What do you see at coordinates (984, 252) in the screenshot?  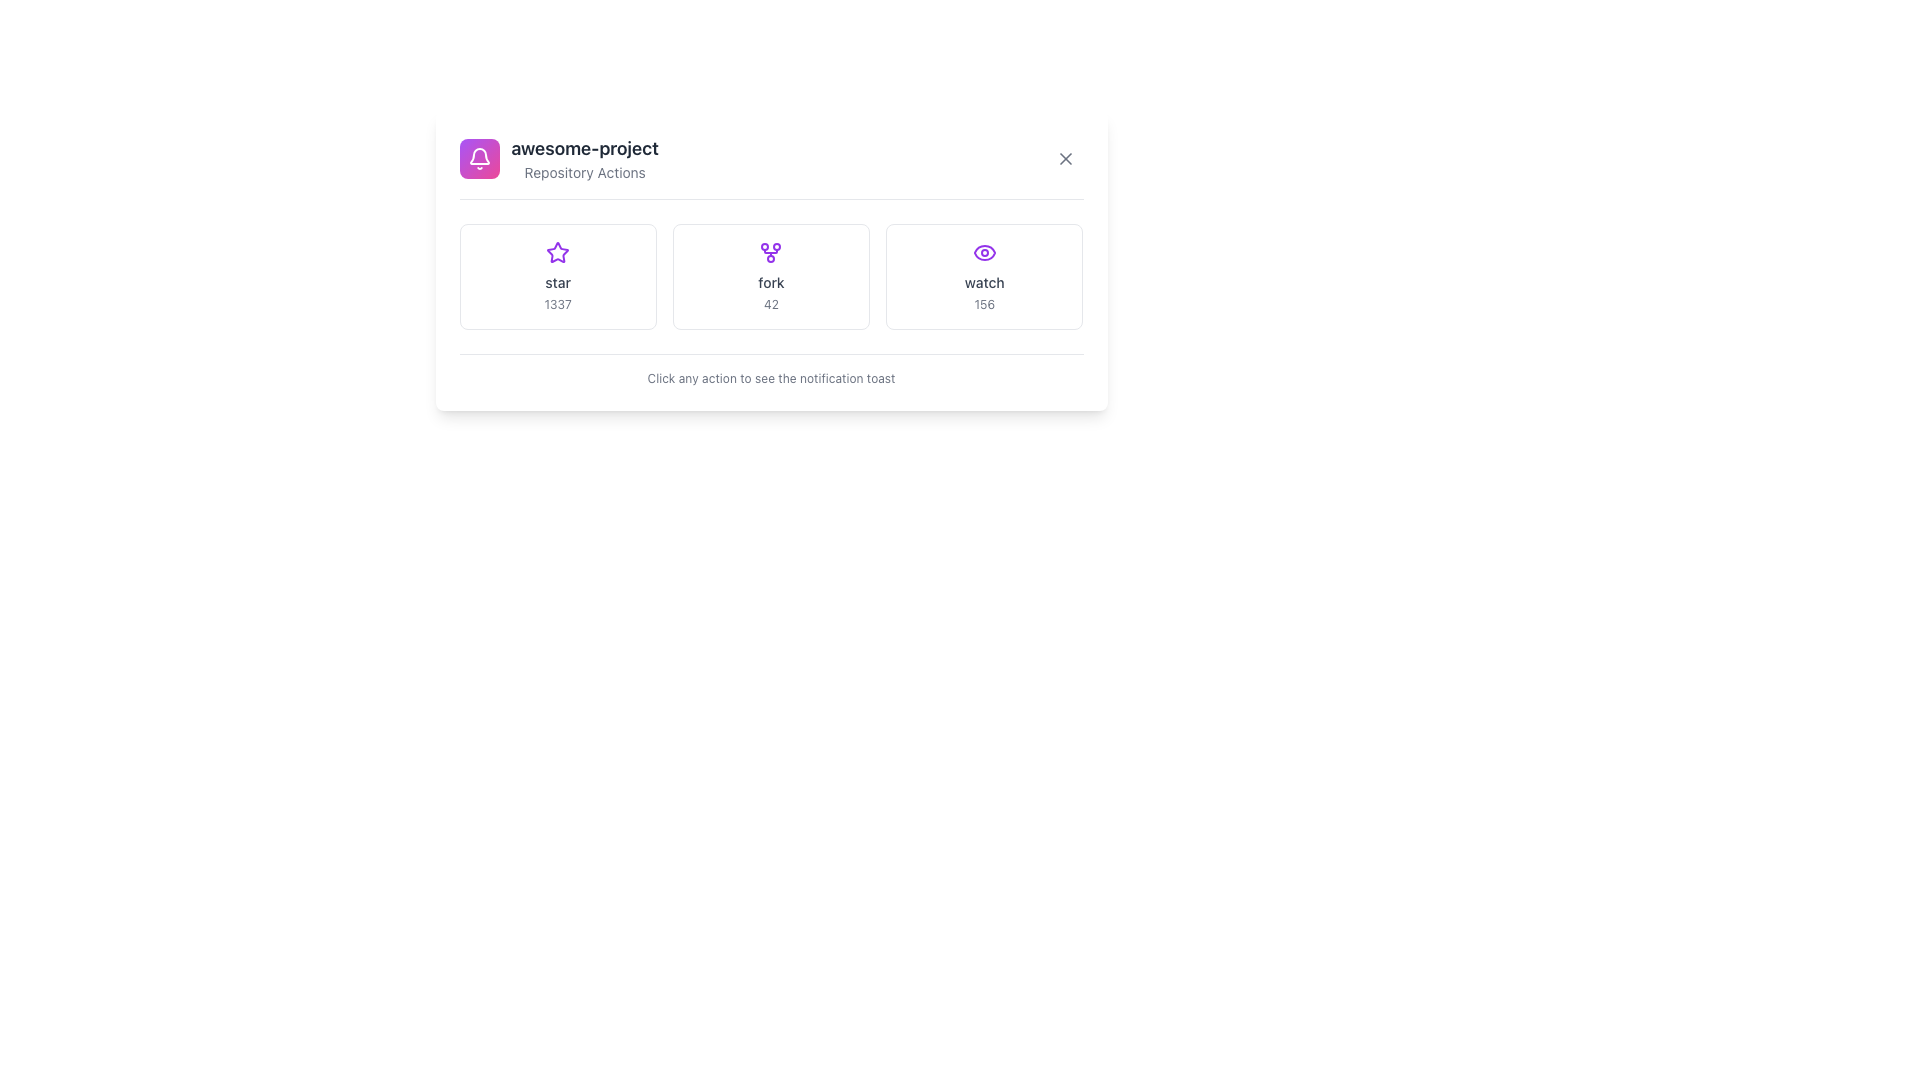 I see `the 'watch' icon located in the rightmost section of the interface, positioned above the label 'watch' and next to the numeric counter '156'` at bounding box center [984, 252].